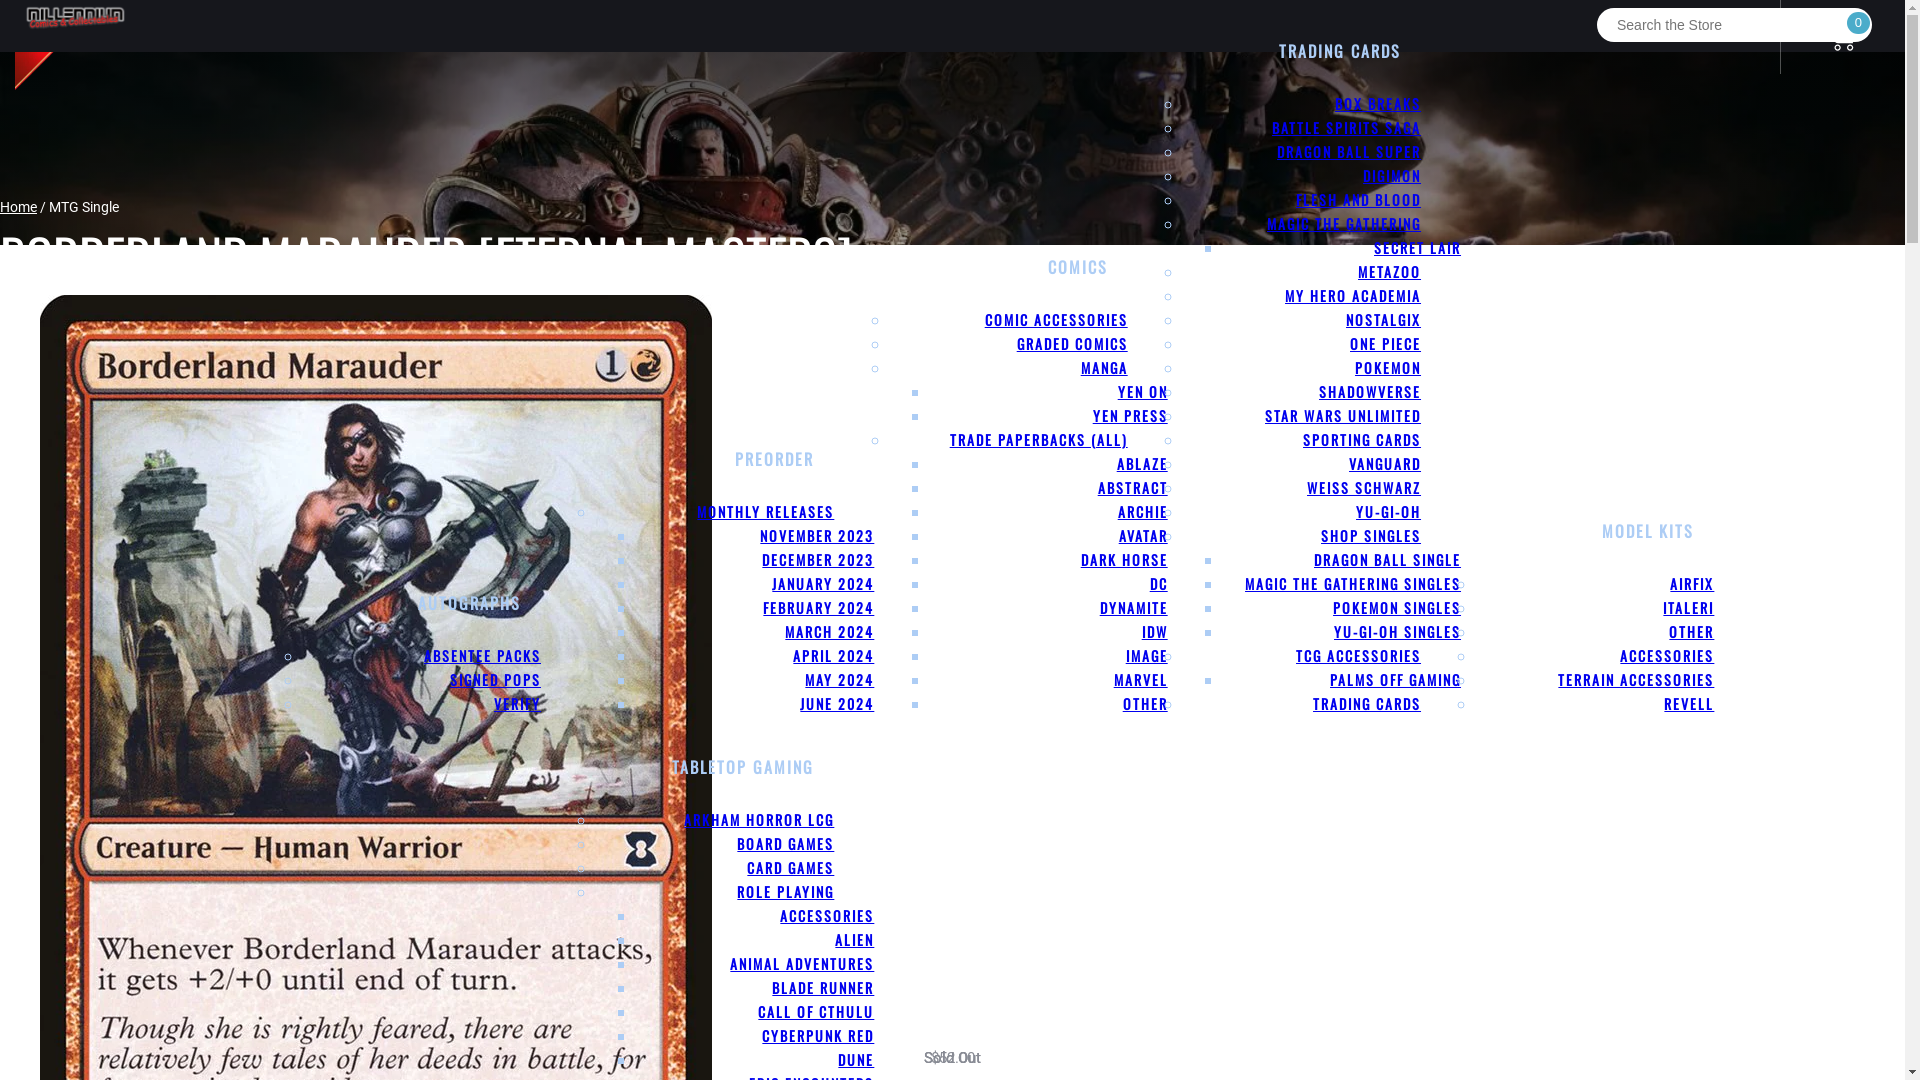 This screenshot has width=1920, height=1080. What do you see at coordinates (784, 843) in the screenshot?
I see `'BOARD GAMES'` at bounding box center [784, 843].